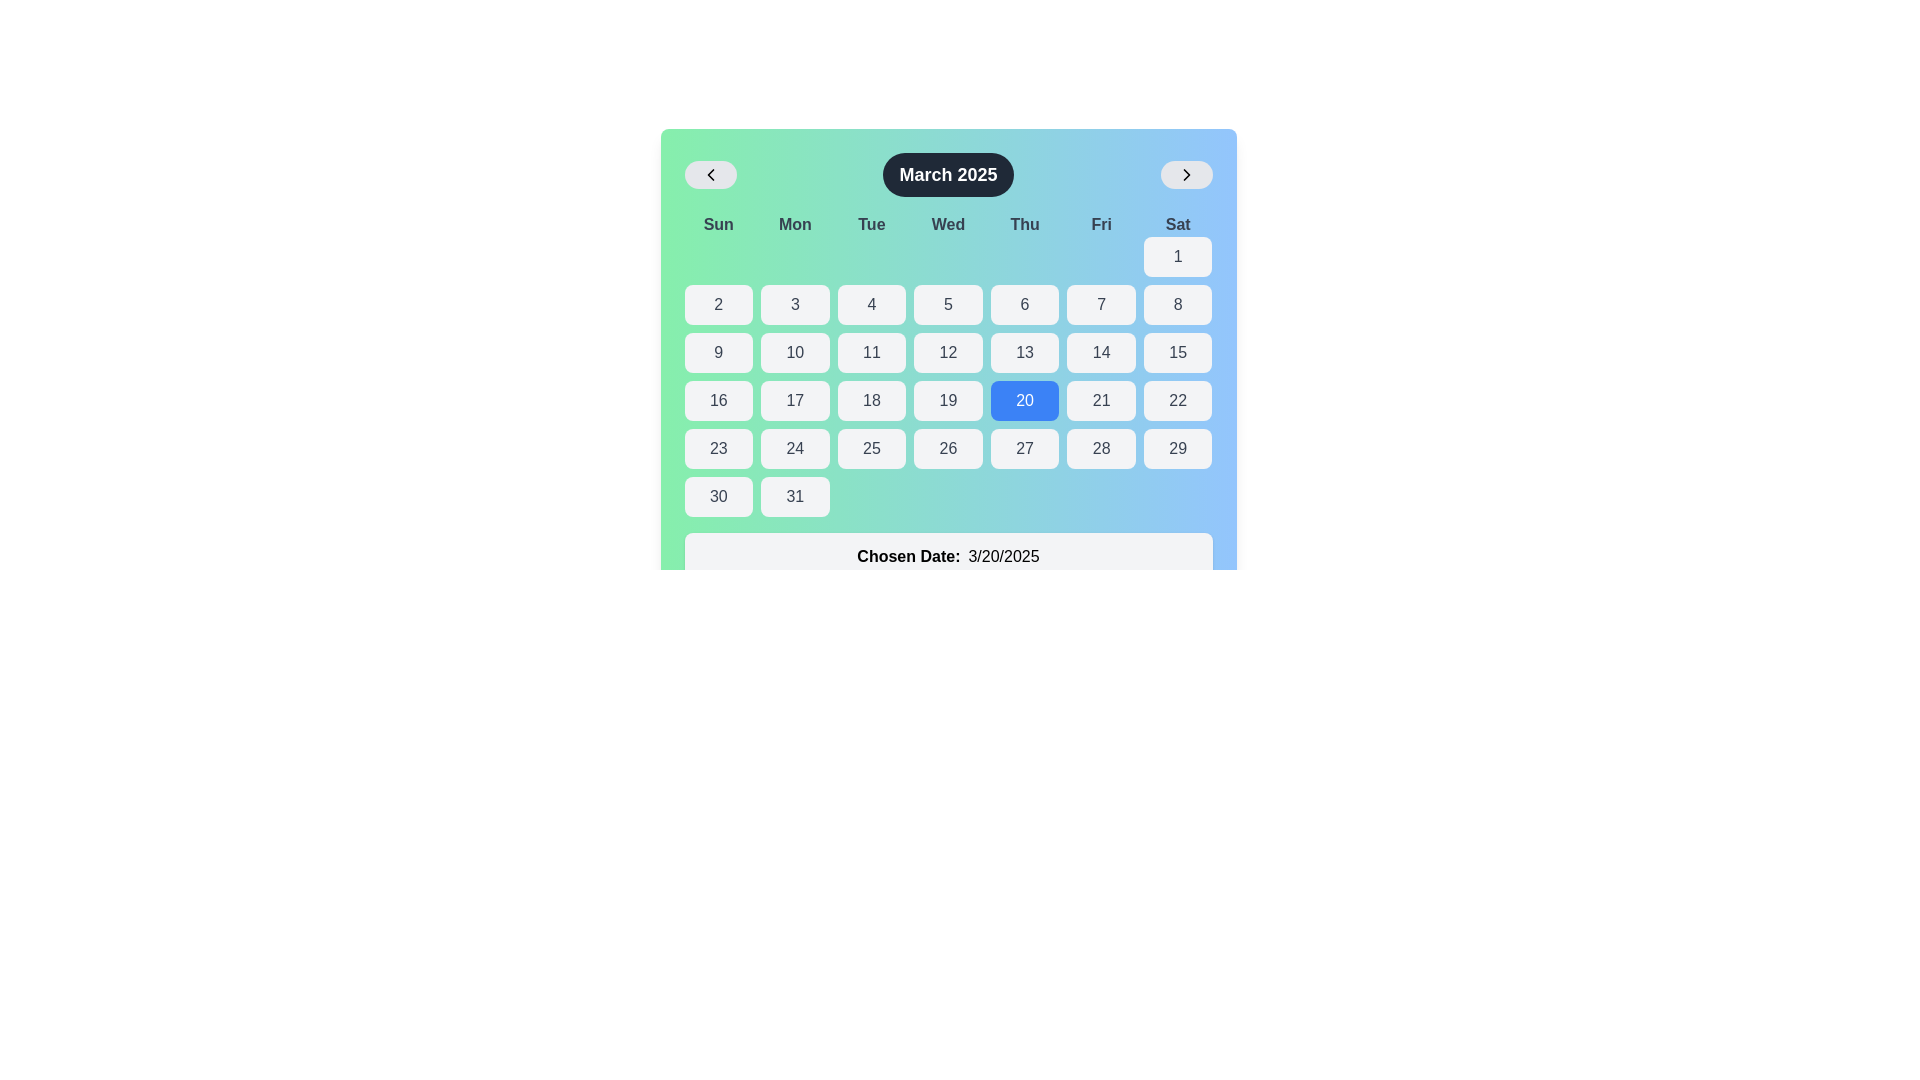  What do you see at coordinates (871, 447) in the screenshot?
I see `the button displaying the number '25' in the calendar grid` at bounding box center [871, 447].